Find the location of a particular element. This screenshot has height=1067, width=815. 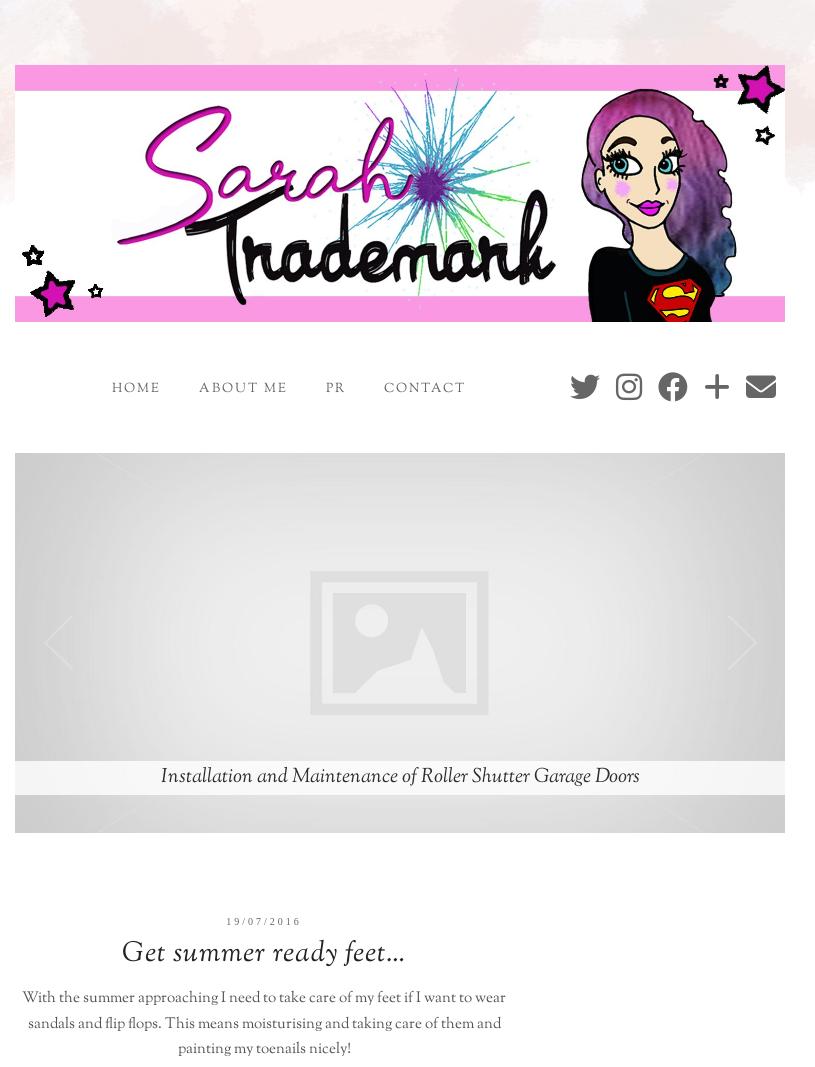

'Vintage and Antique Home Decor How to Incorporate Old World Charm' is located at coordinates (399, 775).